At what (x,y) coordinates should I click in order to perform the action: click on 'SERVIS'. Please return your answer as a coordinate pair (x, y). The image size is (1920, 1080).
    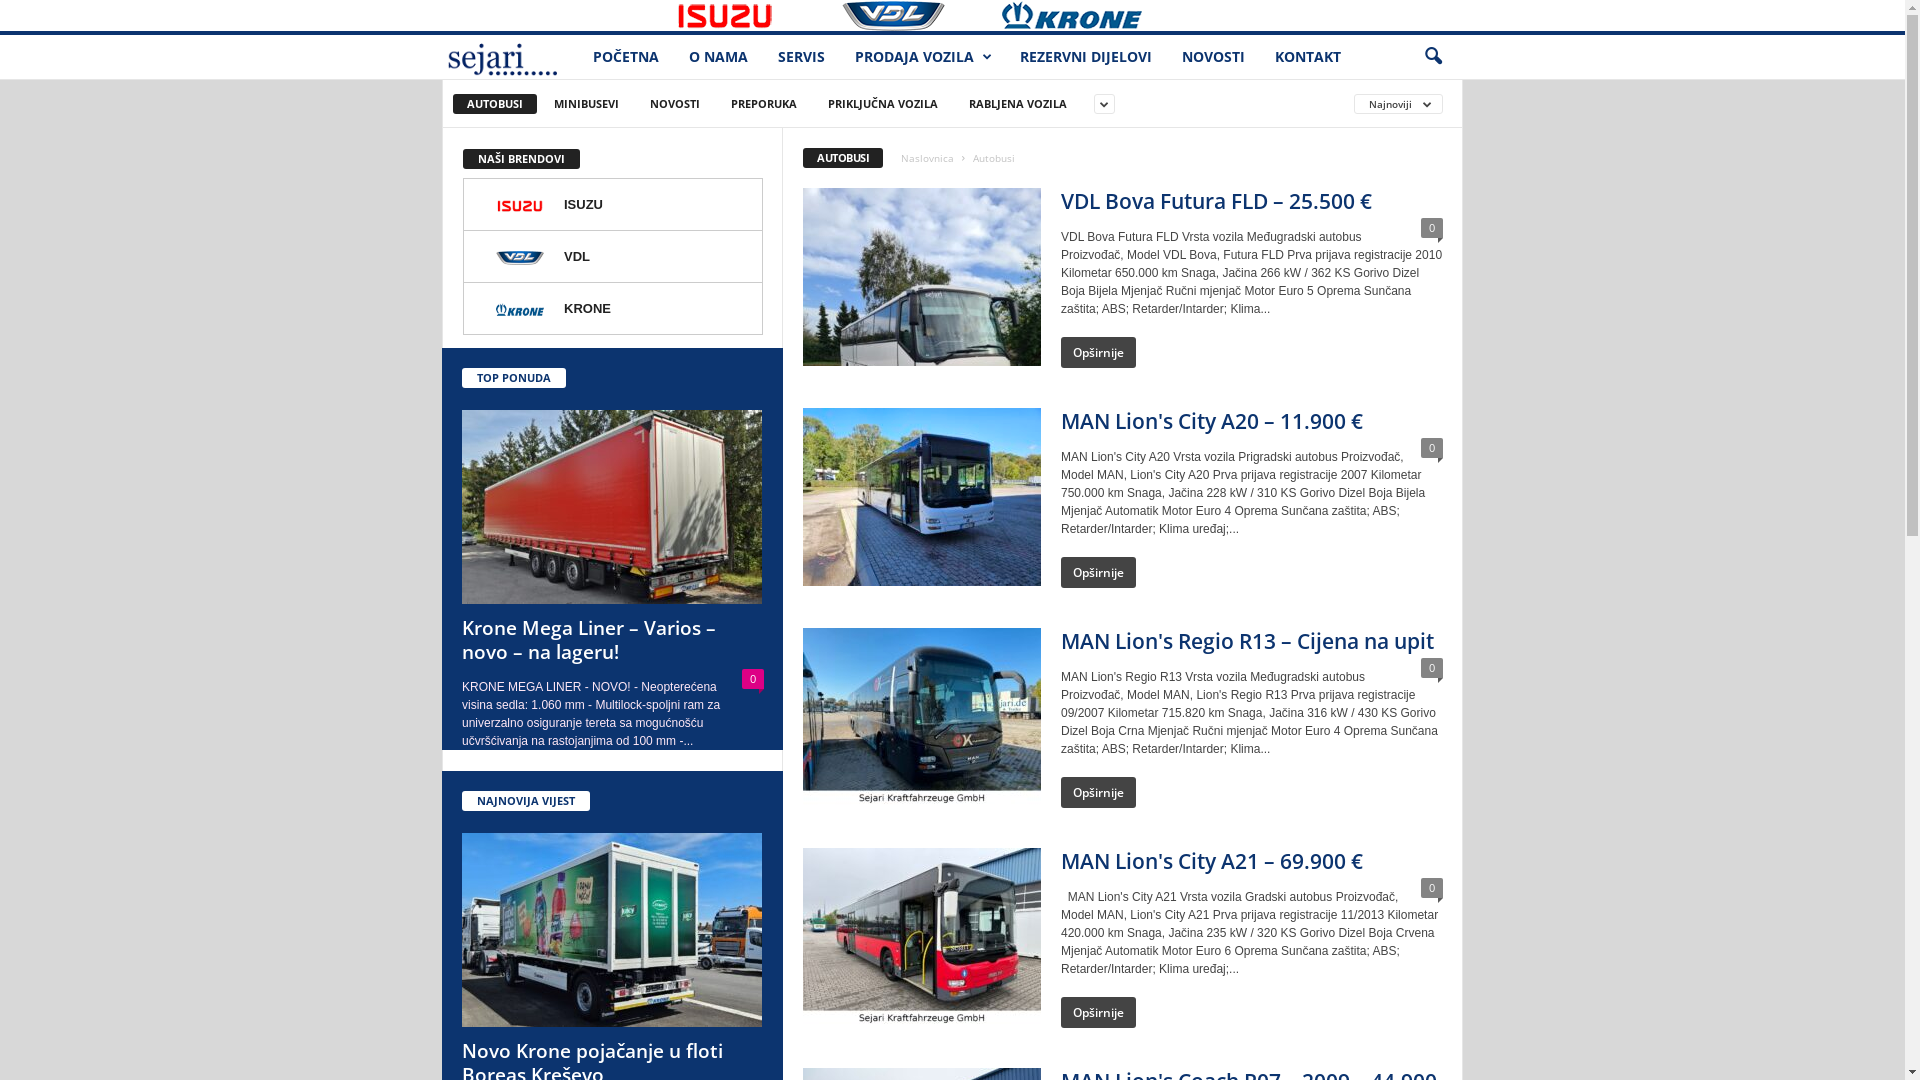
    Looking at the image, I should click on (801, 56).